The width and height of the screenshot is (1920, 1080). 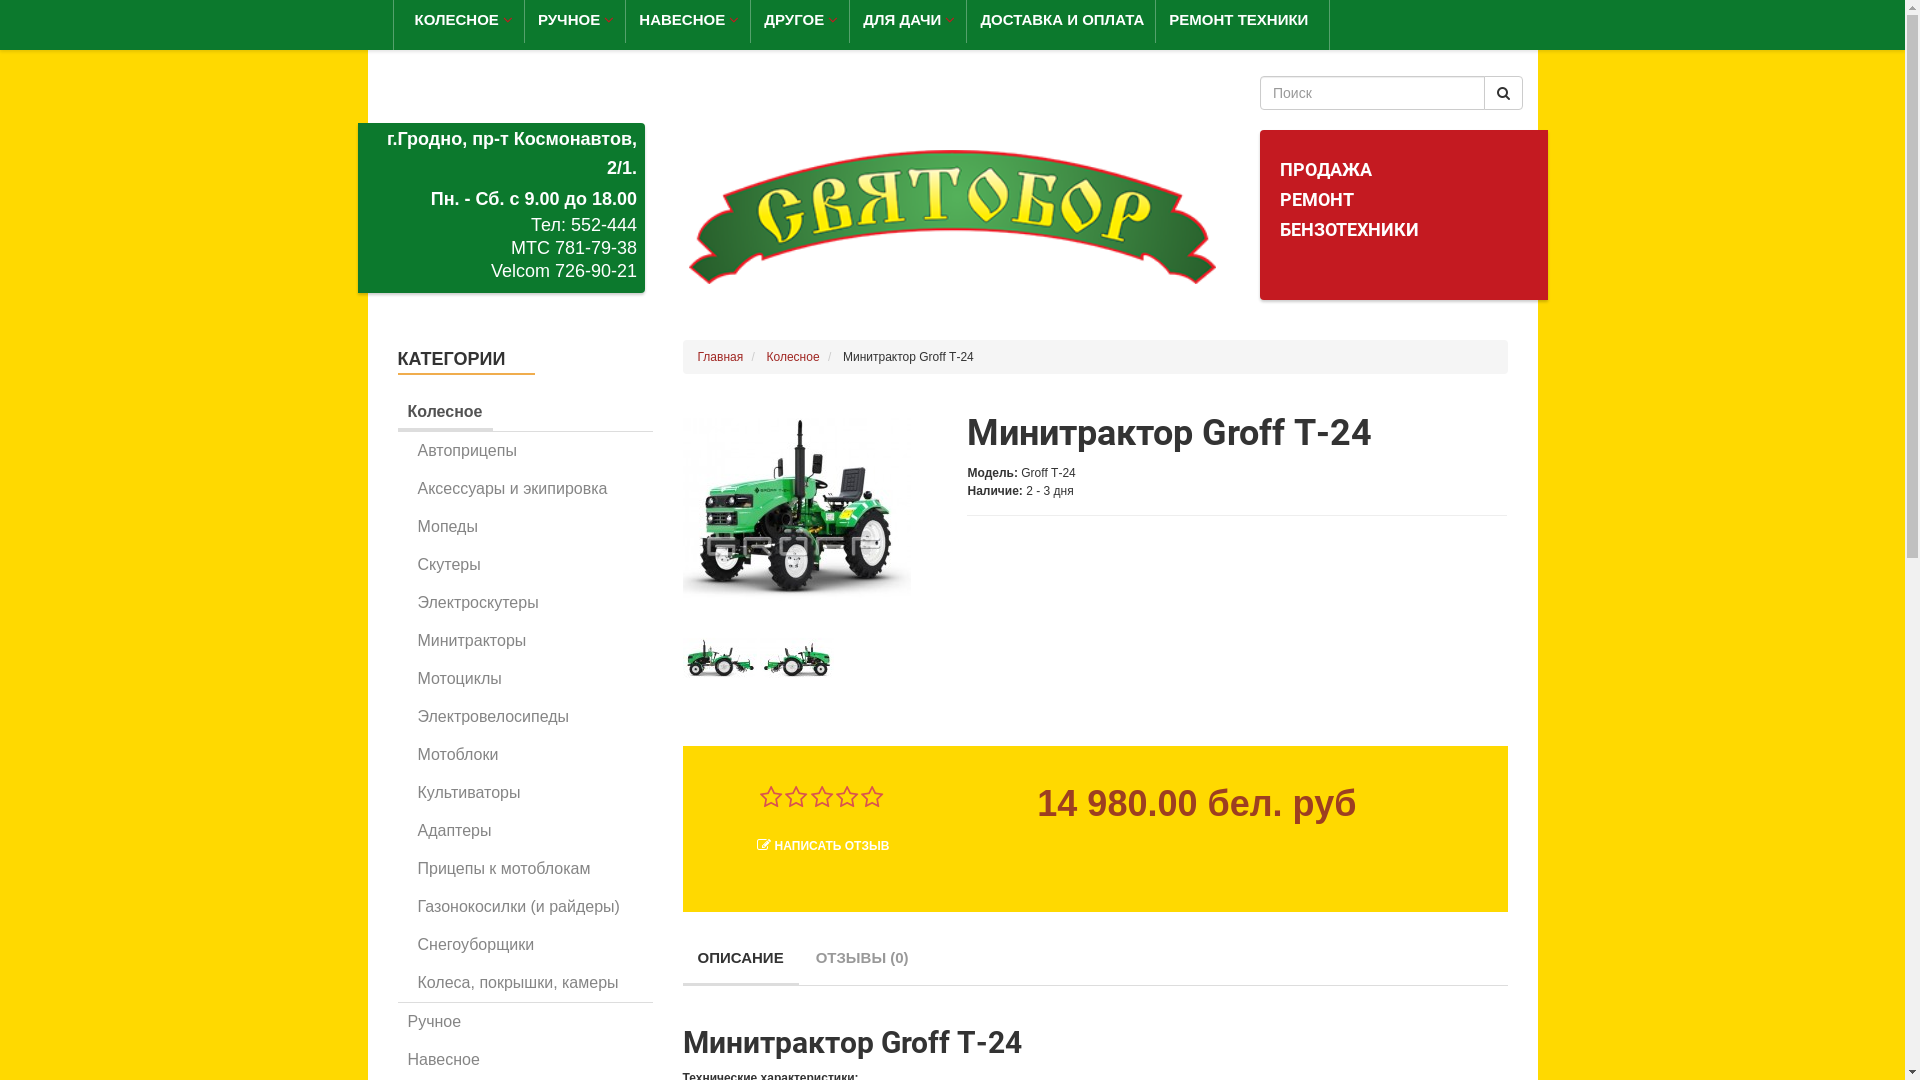 What do you see at coordinates (603, 224) in the screenshot?
I see `'552-444'` at bounding box center [603, 224].